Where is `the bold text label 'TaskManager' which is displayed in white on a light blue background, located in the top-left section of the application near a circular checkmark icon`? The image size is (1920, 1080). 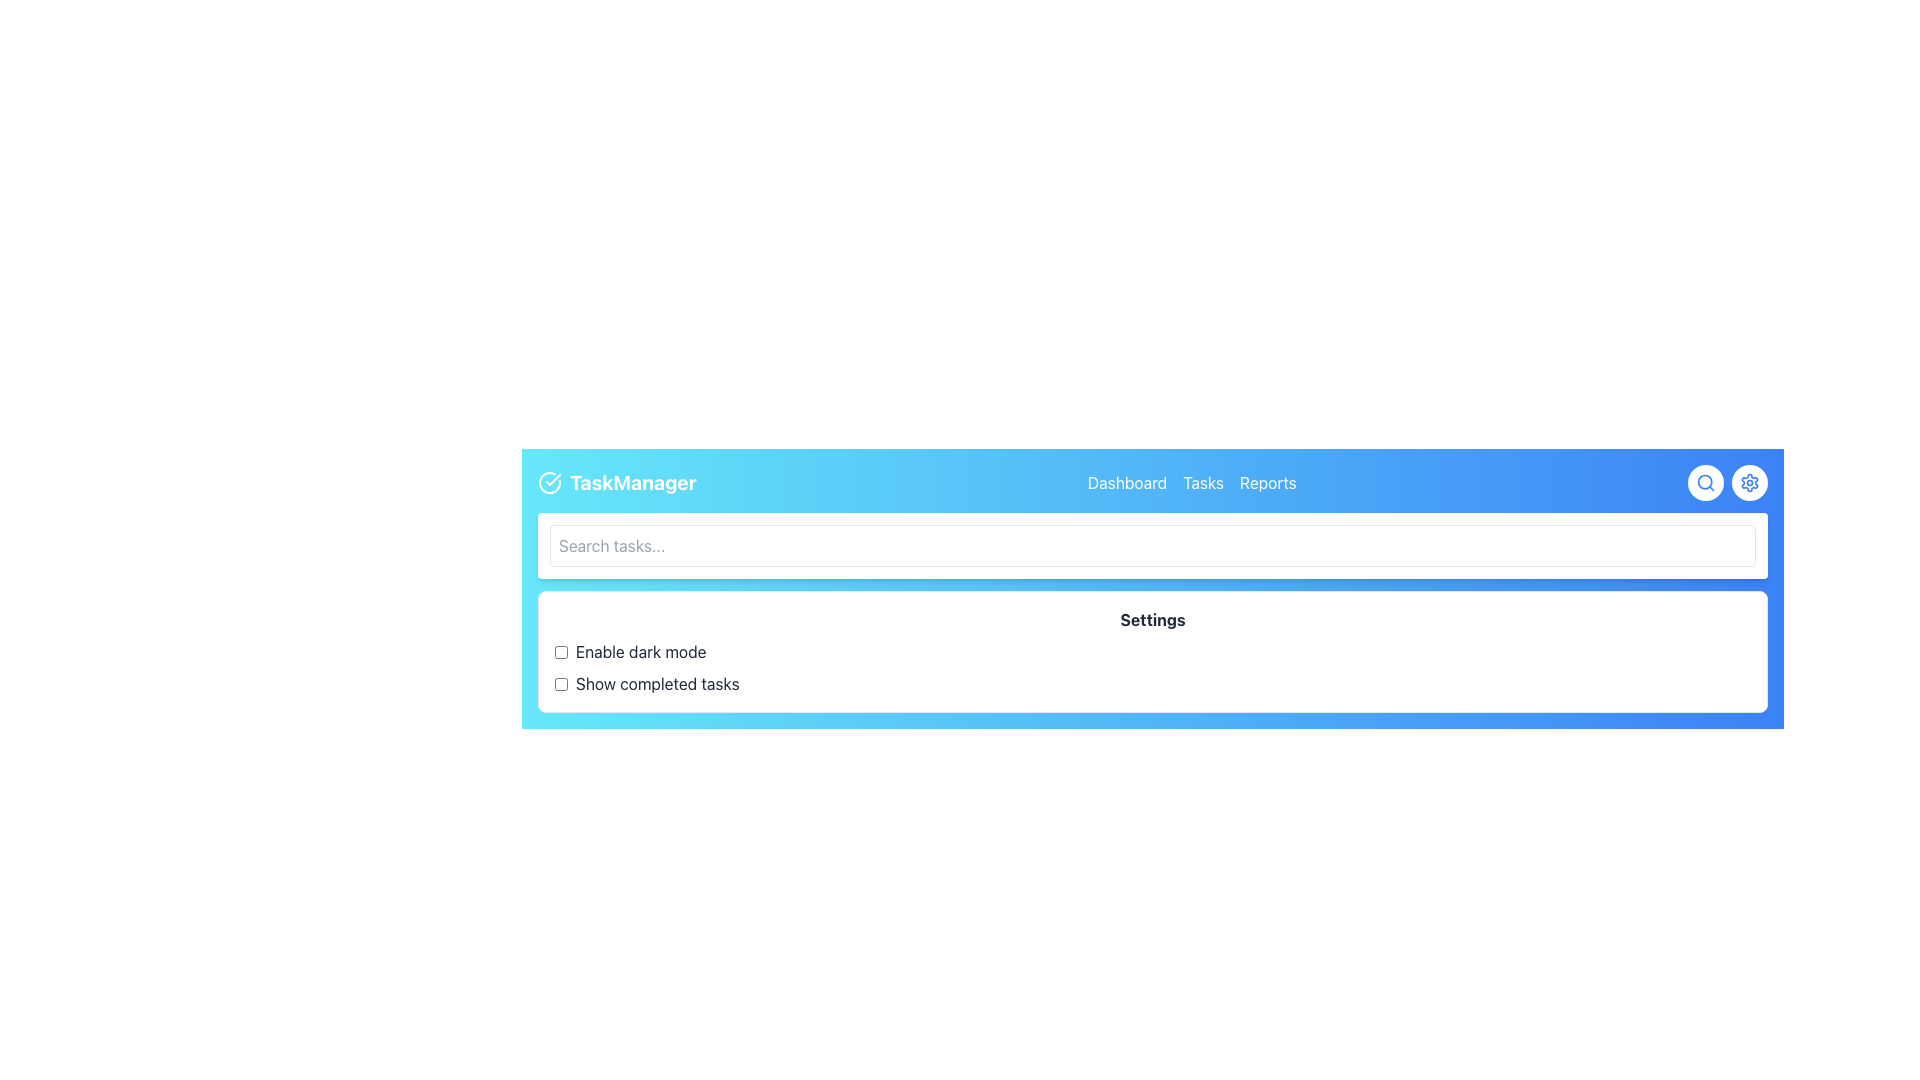 the bold text label 'TaskManager' which is displayed in white on a light blue background, located in the top-left section of the application near a circular checkmark icon is located at coordinates (632, 482).